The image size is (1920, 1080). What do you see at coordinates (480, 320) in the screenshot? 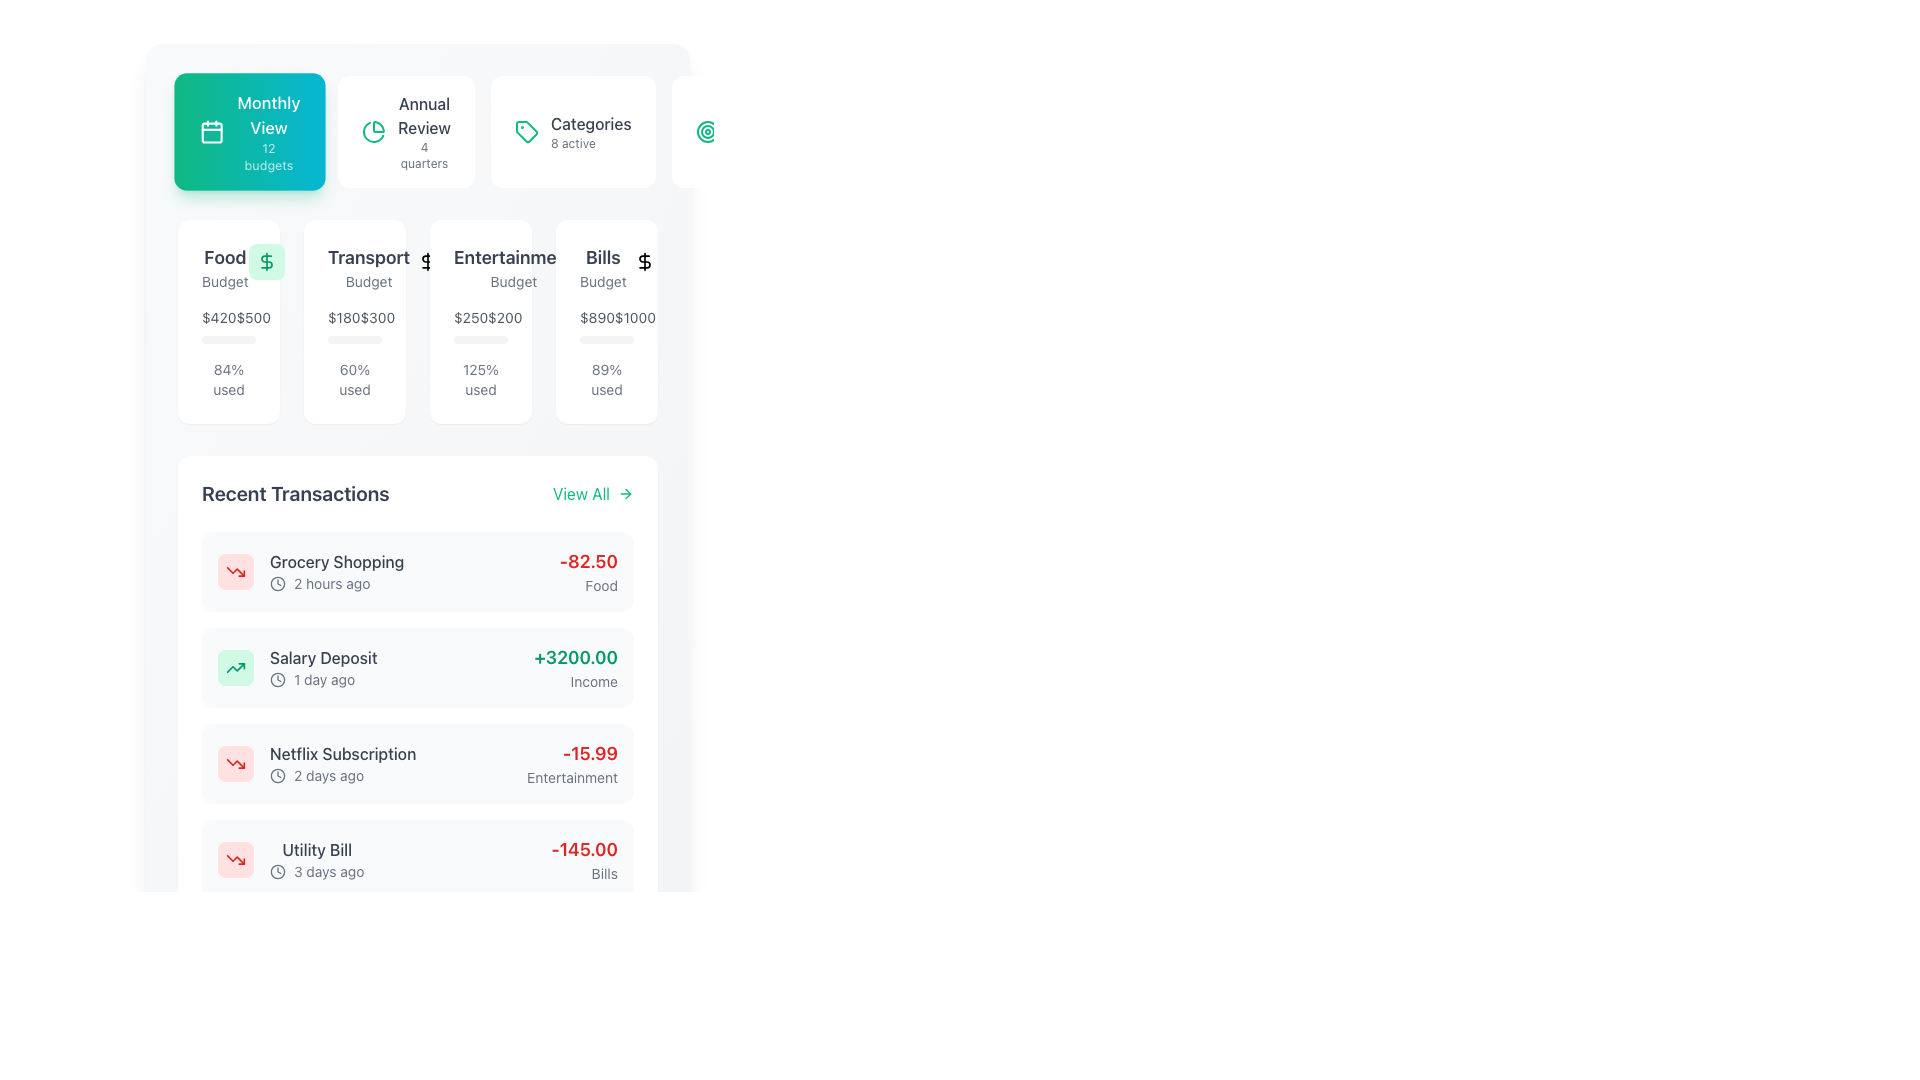
I see `the 'Entertainment' budget overview card, which displays the allocated and used amounts, percentage spent, and a visual progress bar, positioned in the 'Monthly View' section between the 'Transport Budget' card and the 'Bills Budget' card` at bounding box center [480, 320].